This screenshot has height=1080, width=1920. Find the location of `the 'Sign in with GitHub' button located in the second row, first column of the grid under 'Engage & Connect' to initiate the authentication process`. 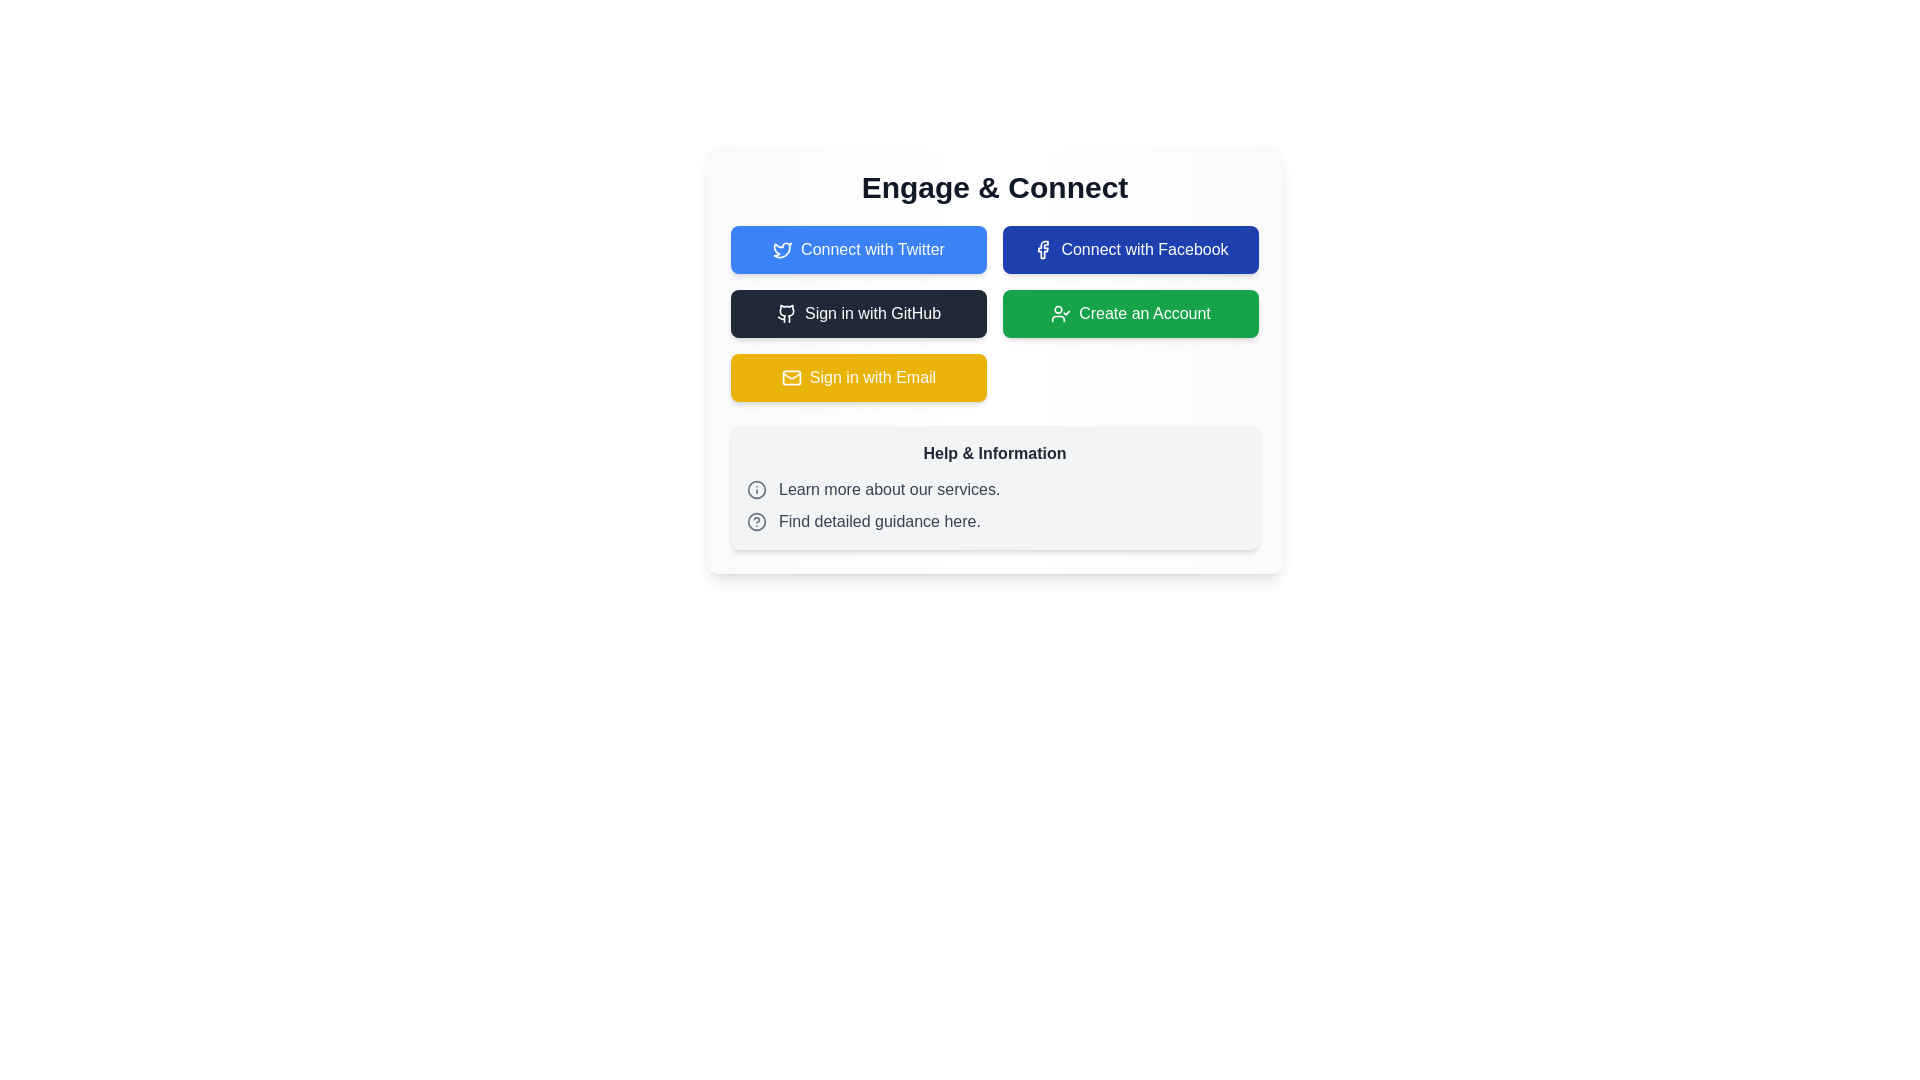

the 'Sign in with GitHub' button located in the second row, first column of the grid under 'Engage & Connect' to initiate the authentication process is located at coordinates (859, 313).